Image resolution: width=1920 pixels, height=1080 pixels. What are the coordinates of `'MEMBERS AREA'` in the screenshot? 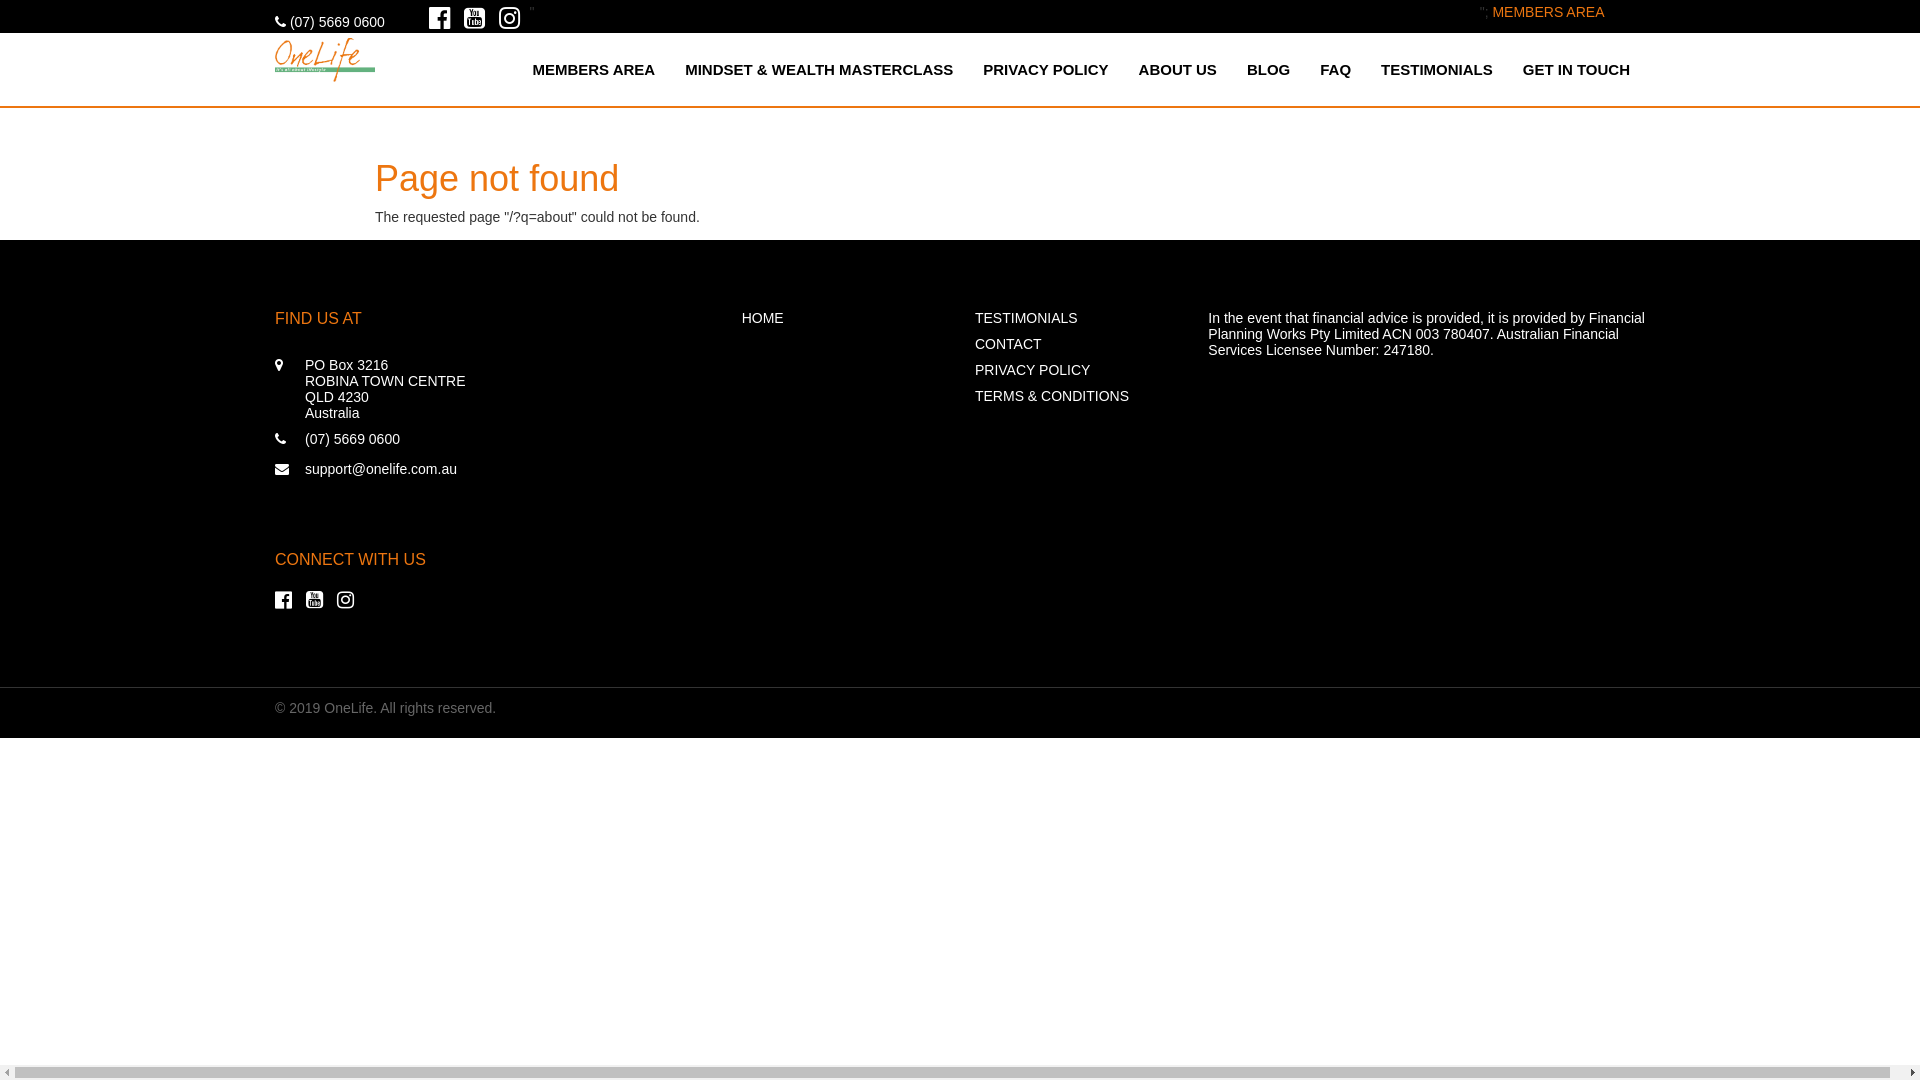 It's located at (1547, 11).